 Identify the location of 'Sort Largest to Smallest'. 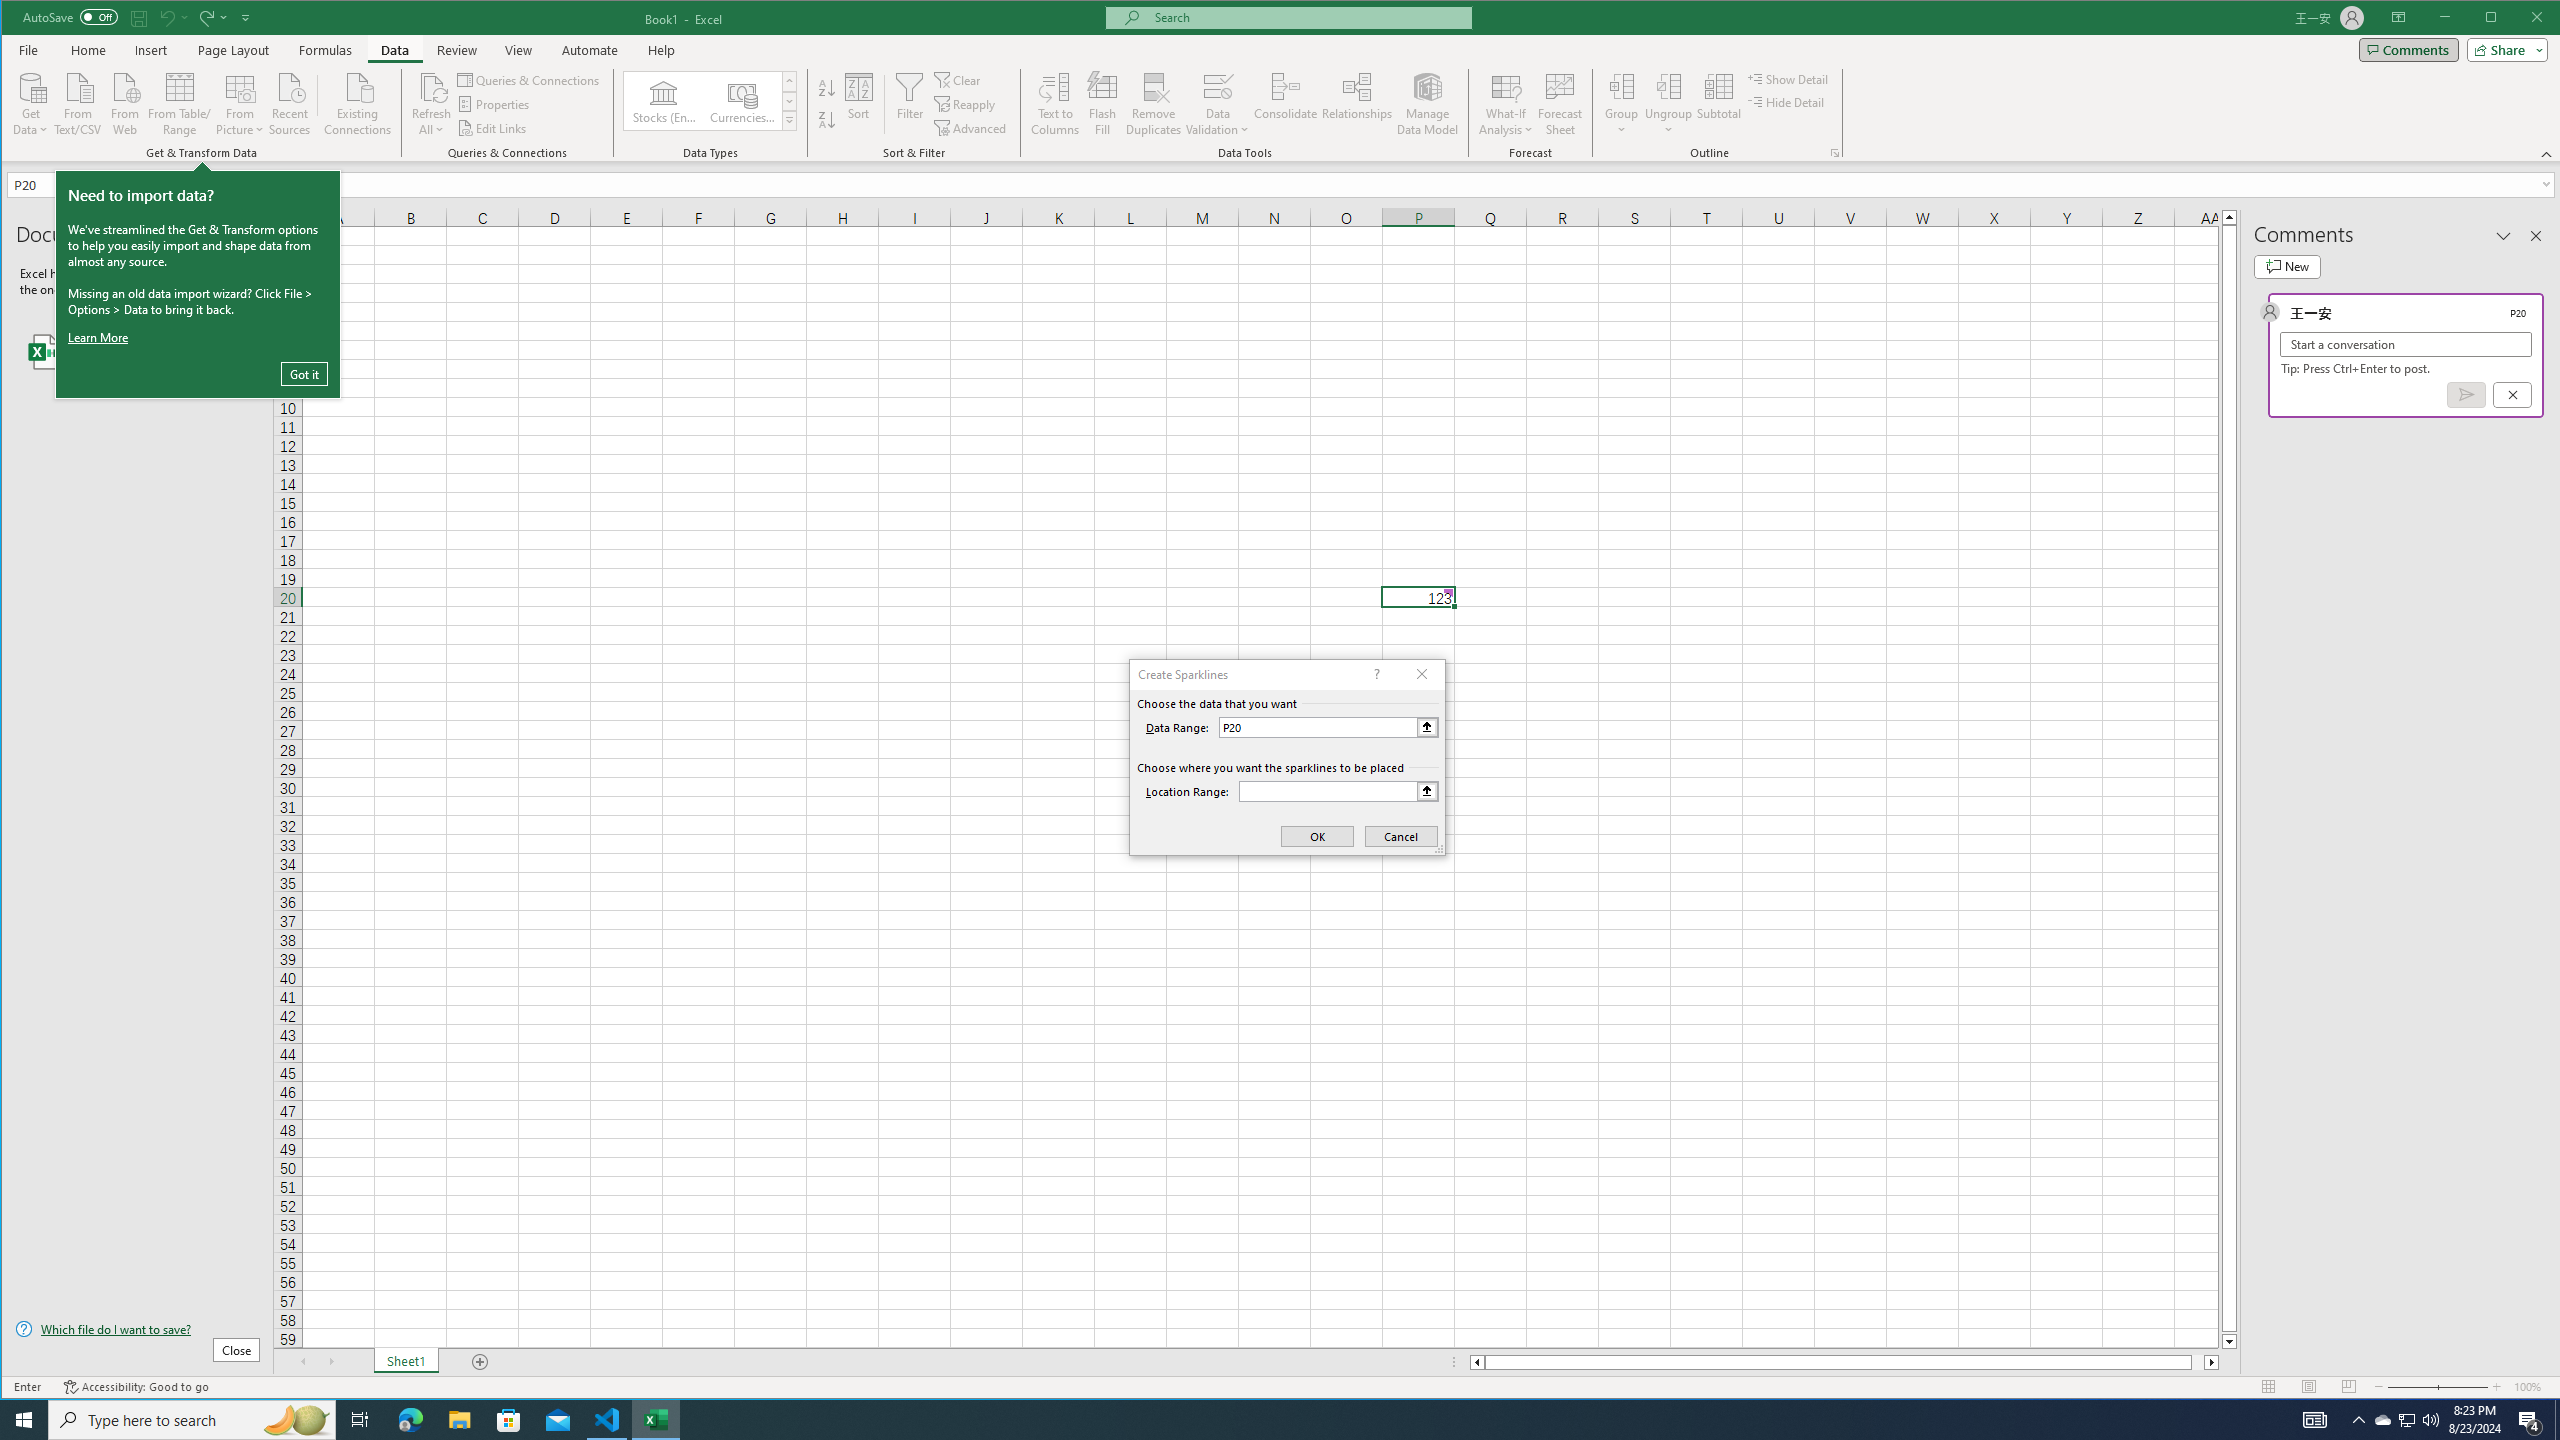
(826, 119).